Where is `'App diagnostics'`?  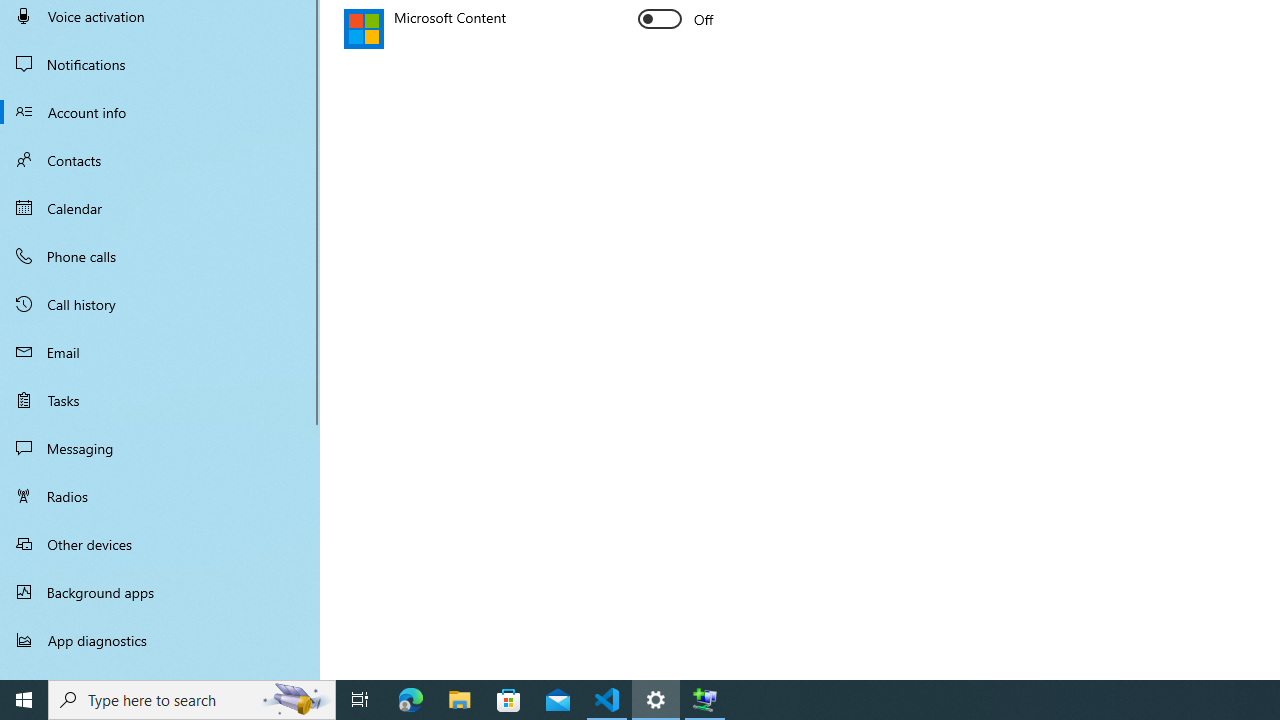 'App diagnostics' is located at coordinates (160, 640).